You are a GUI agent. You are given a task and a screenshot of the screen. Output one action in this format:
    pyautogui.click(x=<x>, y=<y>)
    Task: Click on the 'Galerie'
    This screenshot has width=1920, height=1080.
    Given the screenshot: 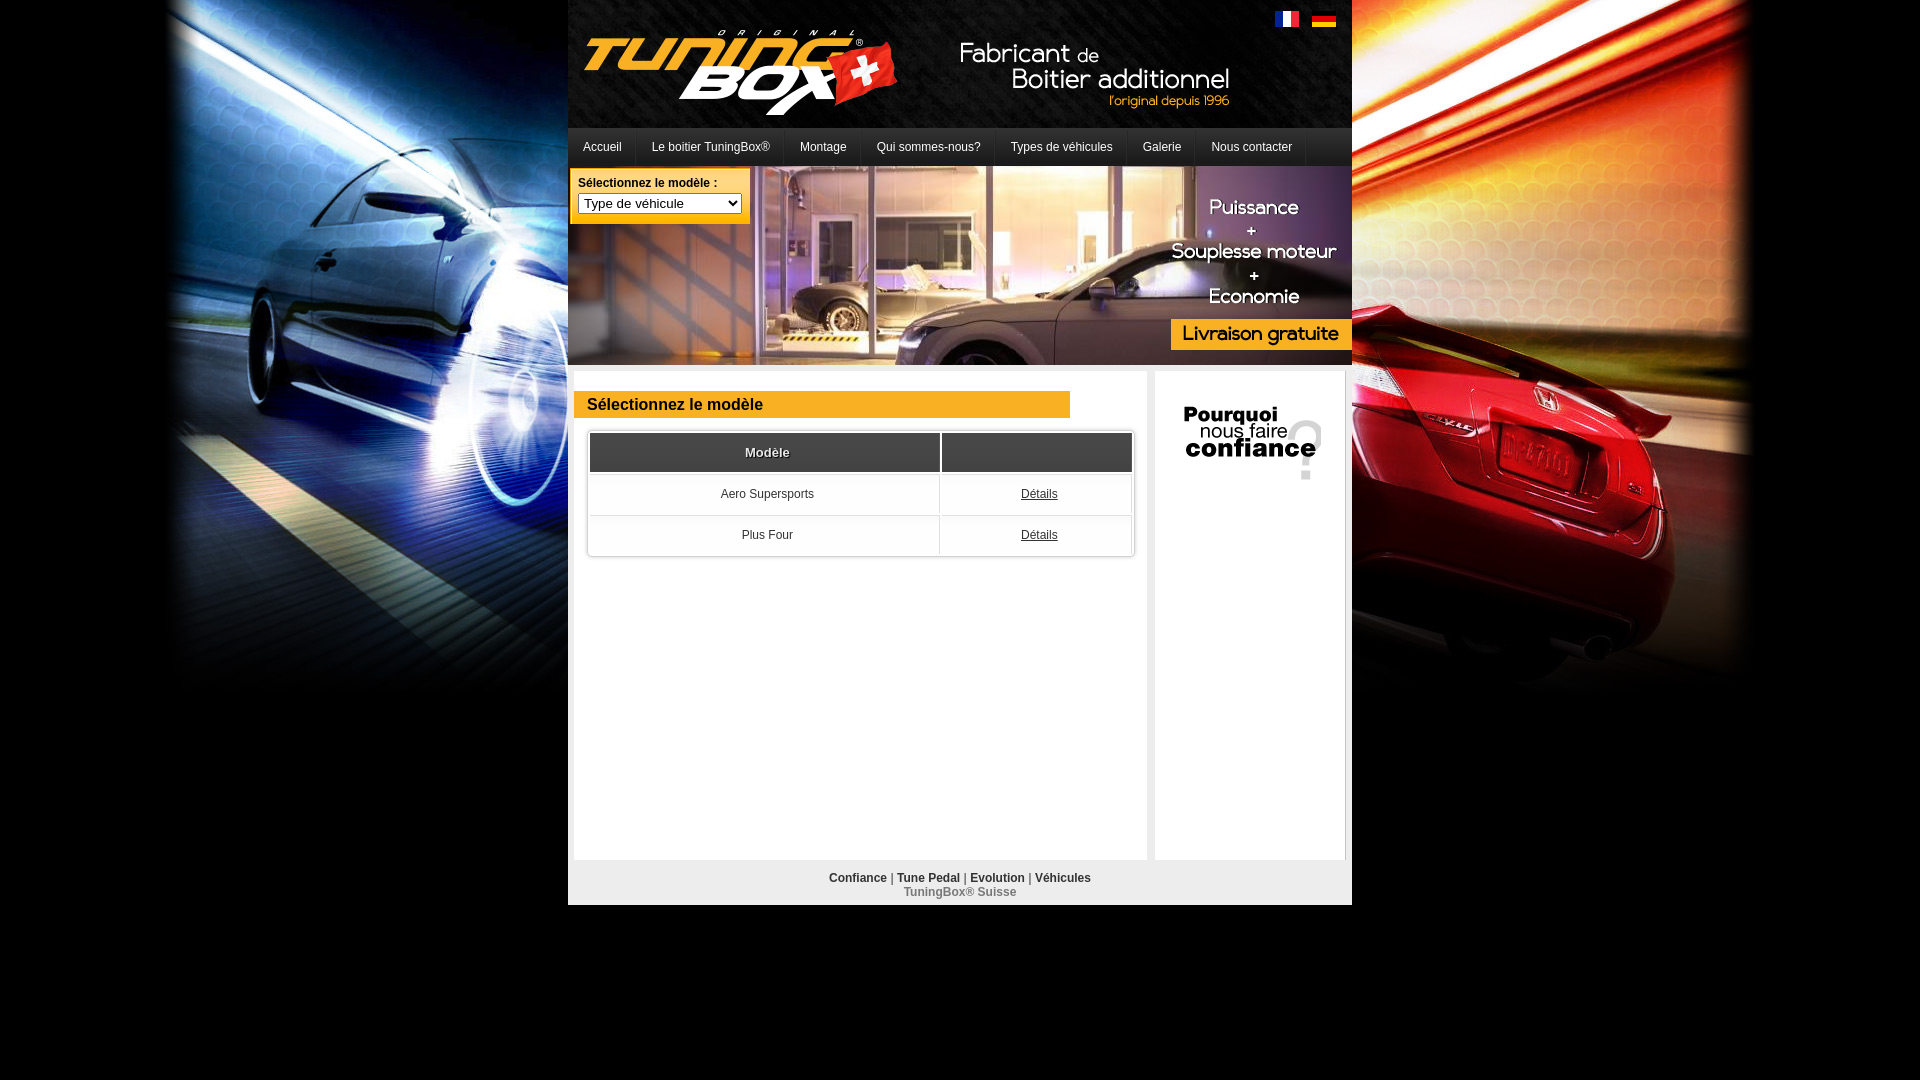 What is the action you would take?
    pyautogui.click(x=1128, y=145)
    